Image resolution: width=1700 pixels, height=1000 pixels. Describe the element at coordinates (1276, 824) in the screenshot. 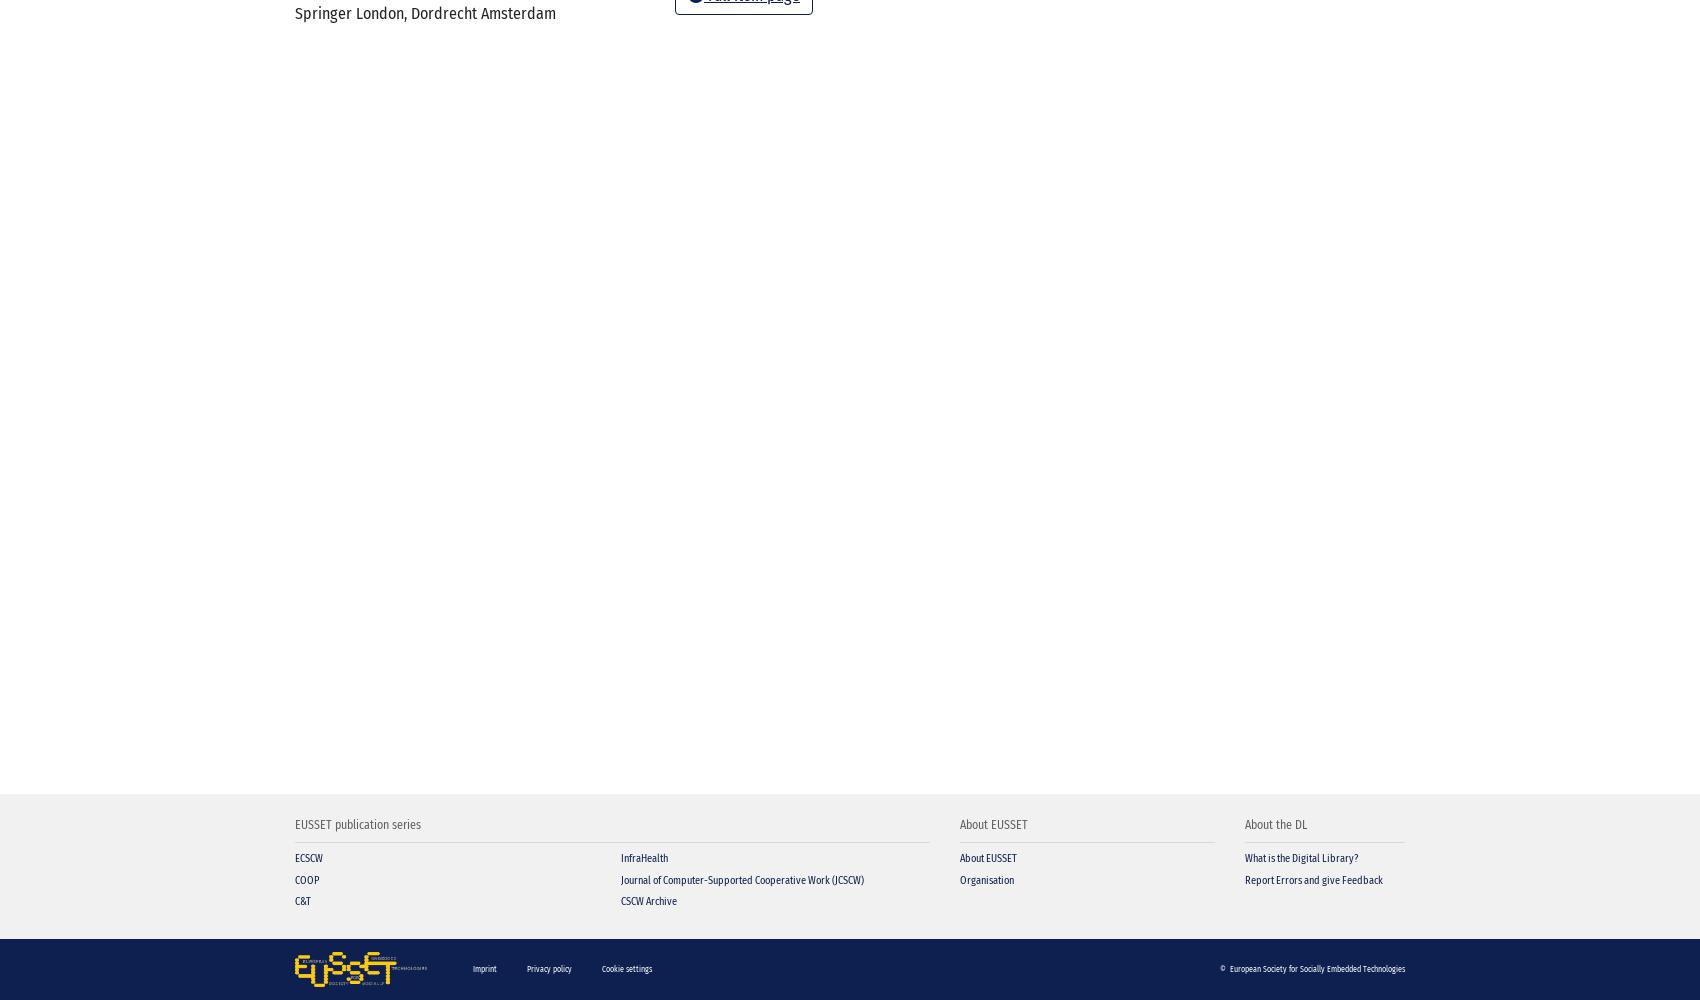

I see `'About the DL'` at that location.